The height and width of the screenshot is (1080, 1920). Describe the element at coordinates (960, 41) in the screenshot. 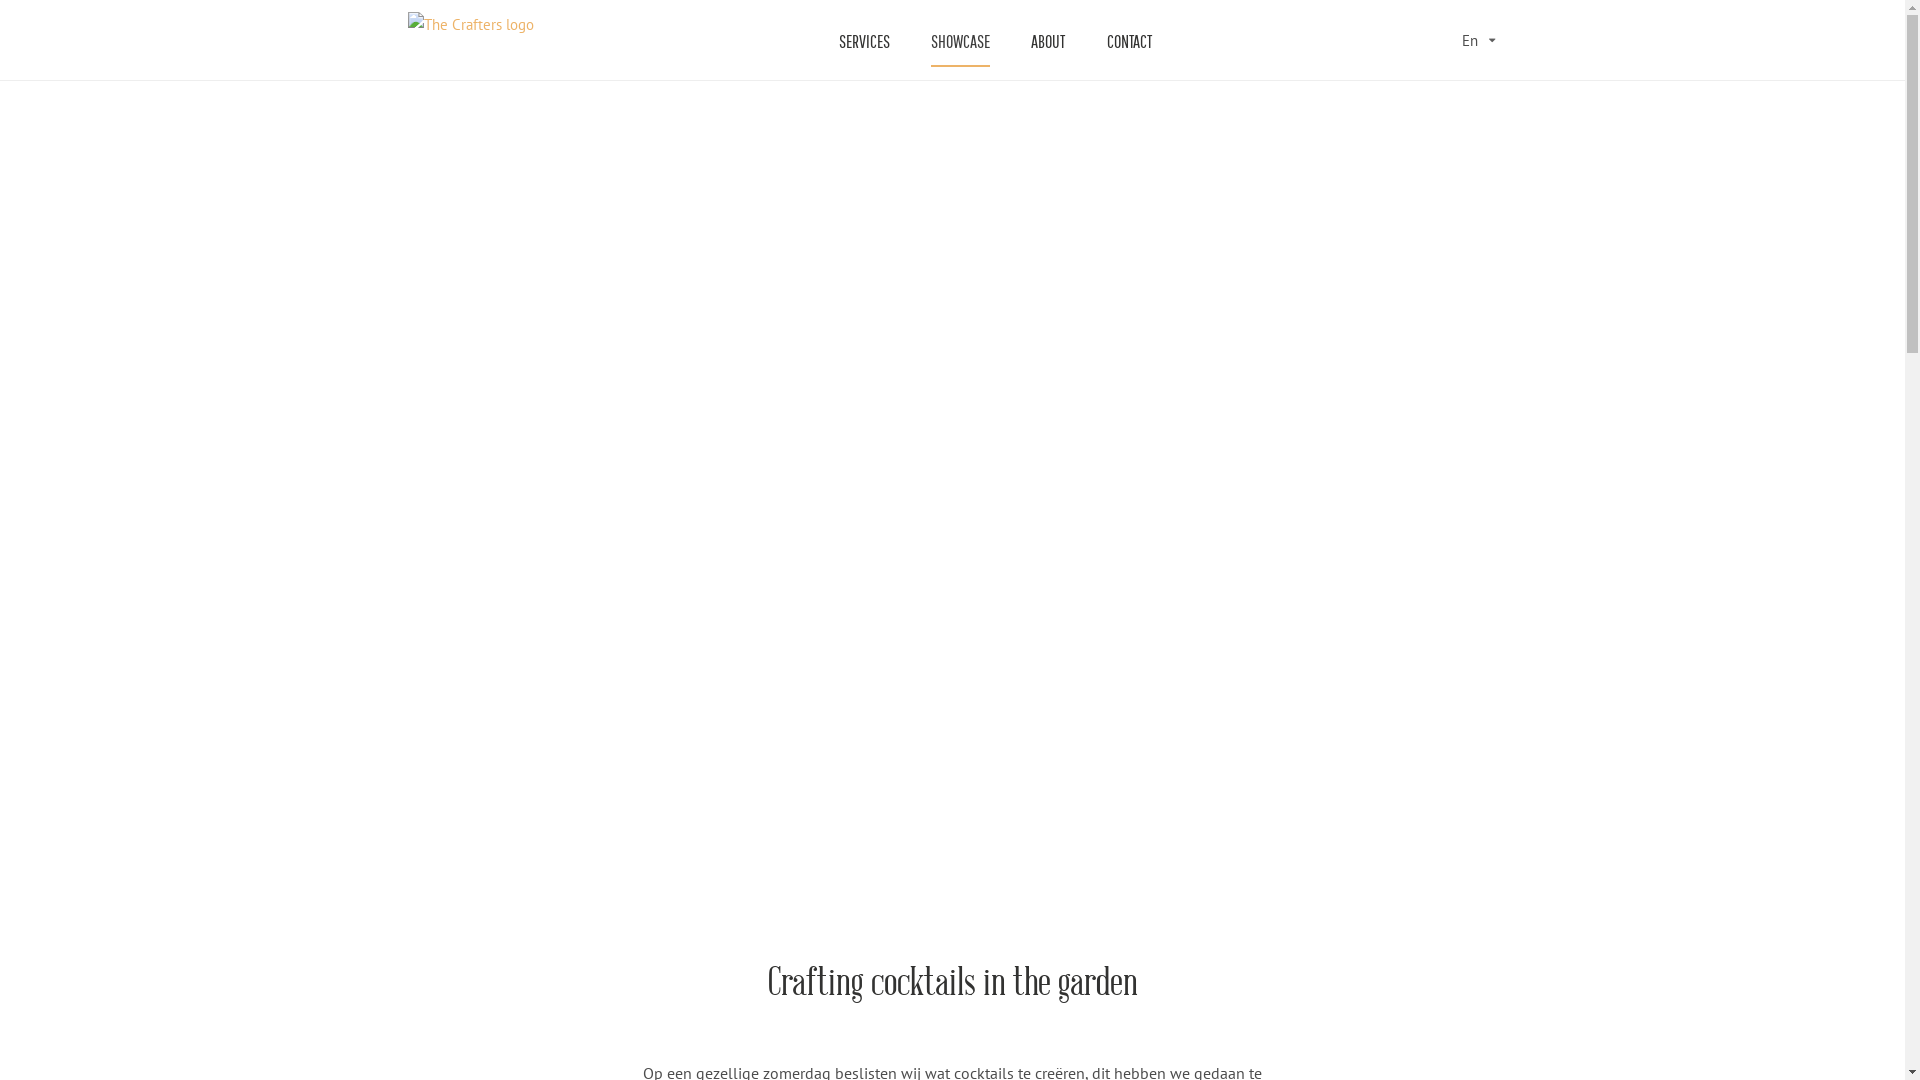

I see `'SHOWCASE'` at that location.